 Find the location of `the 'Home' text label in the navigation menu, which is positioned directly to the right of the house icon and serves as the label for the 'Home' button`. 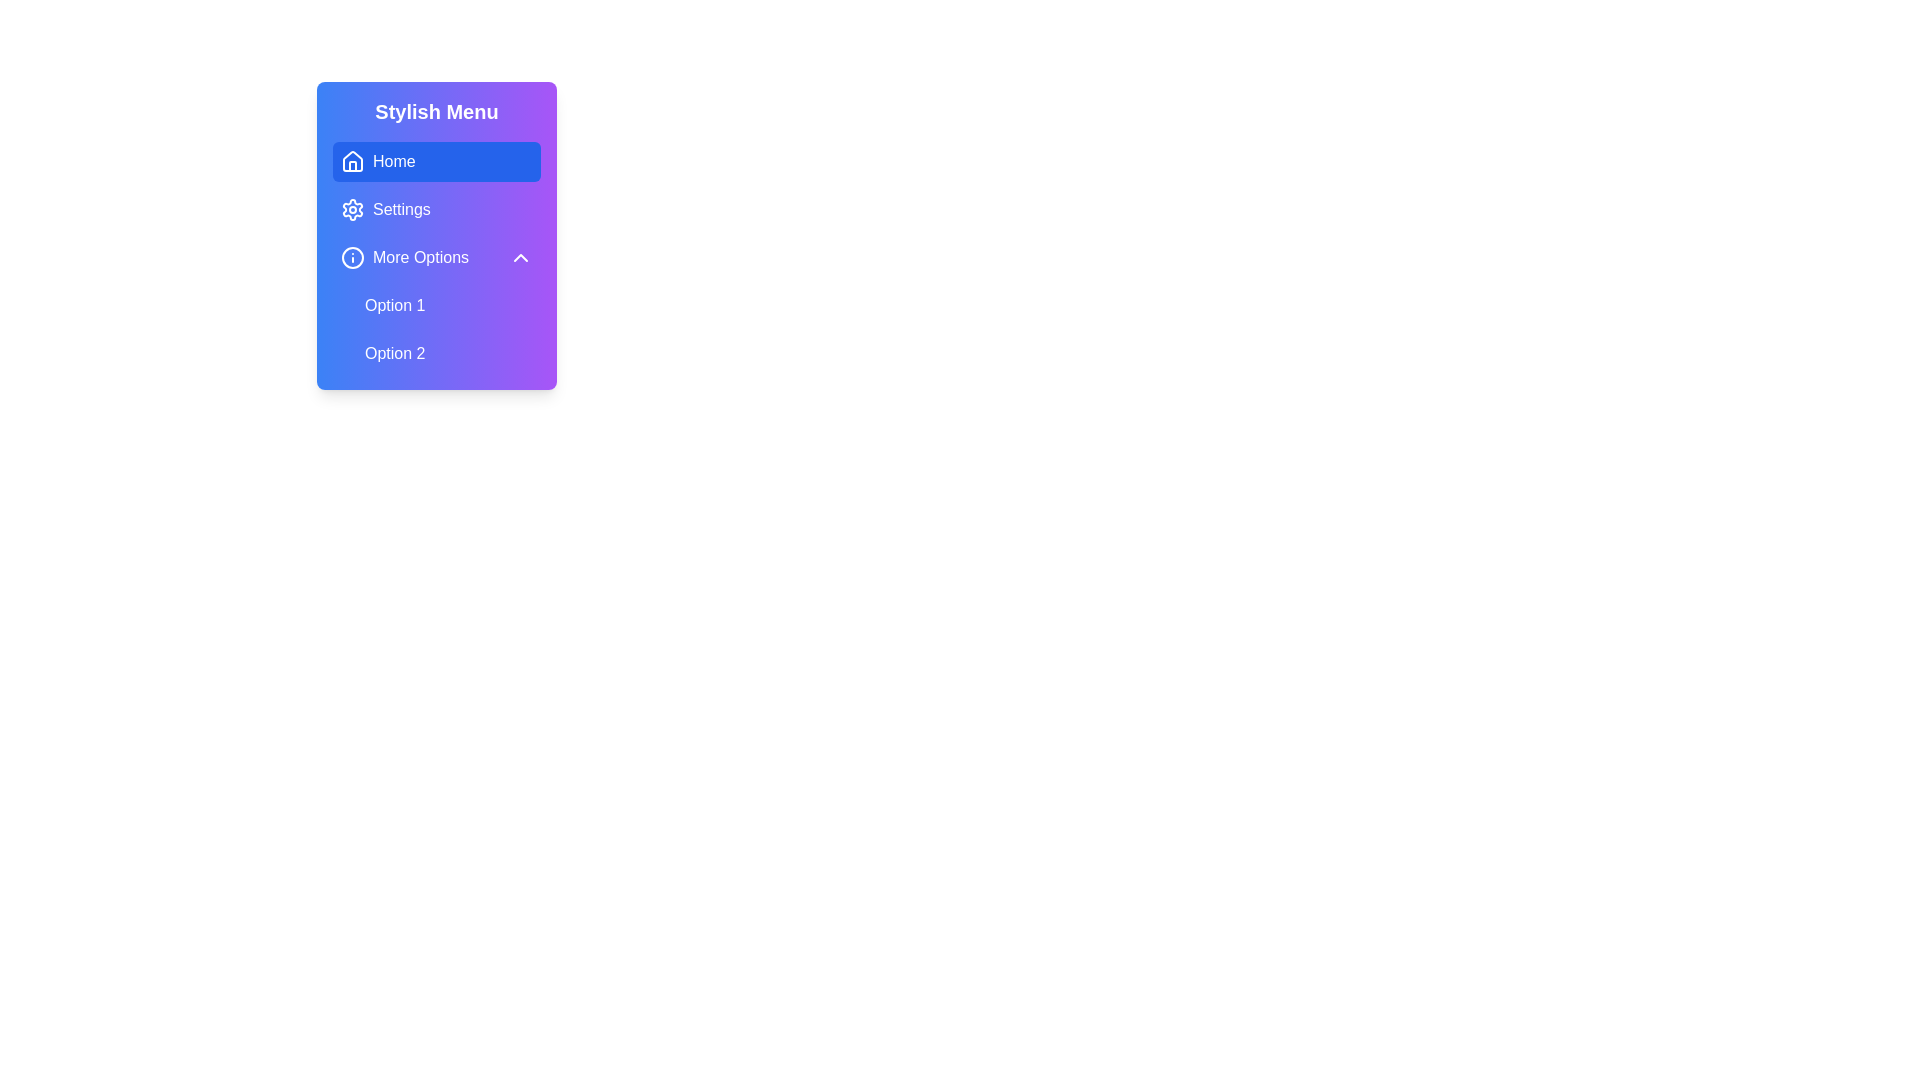

the 'Home' text label in the navigation menu, which is positioned directly to the right of the house icon and serves as the label for the 'Home' button is located at coordinates (394, 161).